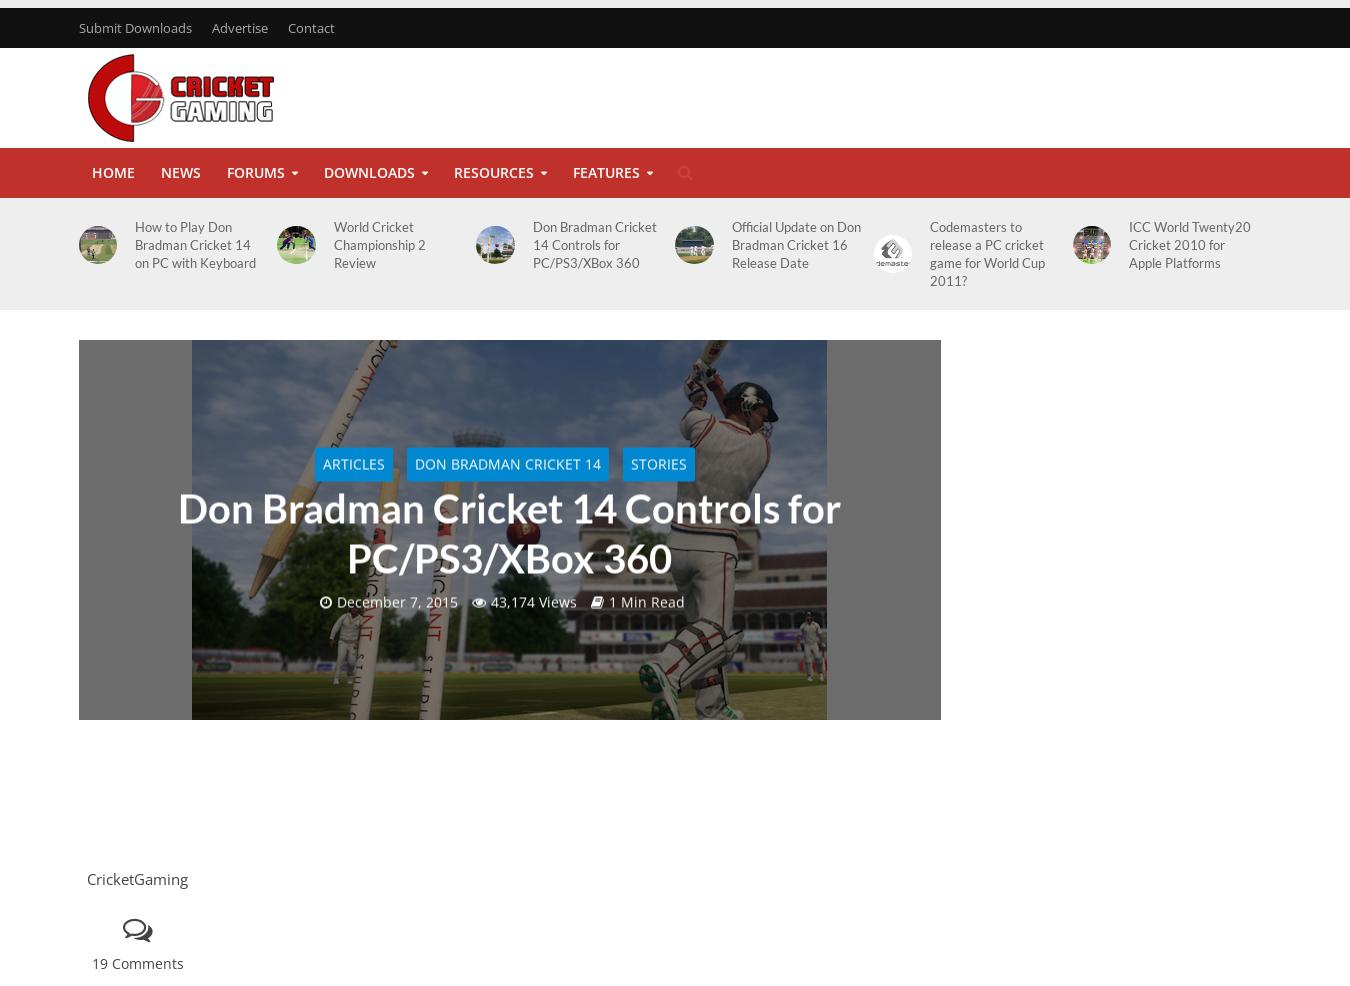  Describe the element at coordinates (795, 244) in the screenshot. I see `'Official Update on Don Bradman Cricket 16 Release Date'` at that location.